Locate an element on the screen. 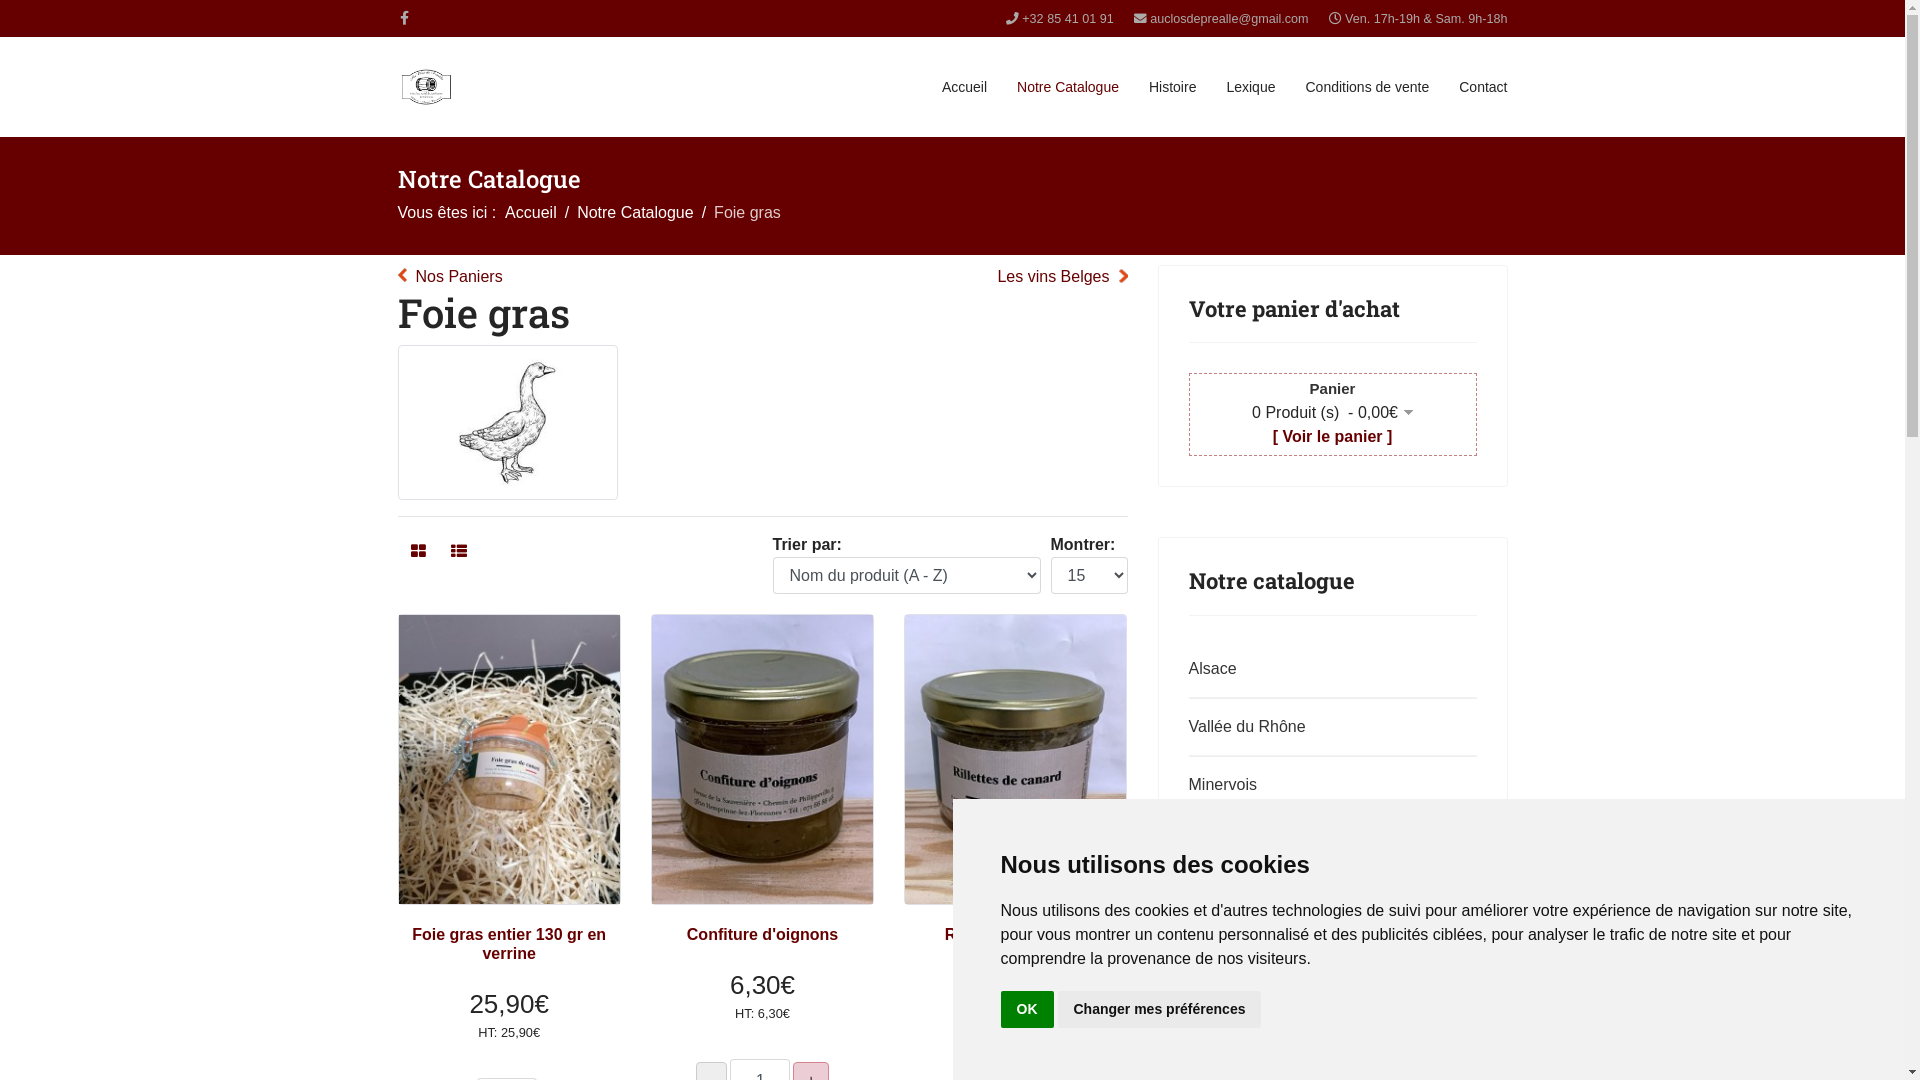 The width and height of the screenshot is (1920, 1080). 'Conditions de vente' is located at coordinates (1366, 86).